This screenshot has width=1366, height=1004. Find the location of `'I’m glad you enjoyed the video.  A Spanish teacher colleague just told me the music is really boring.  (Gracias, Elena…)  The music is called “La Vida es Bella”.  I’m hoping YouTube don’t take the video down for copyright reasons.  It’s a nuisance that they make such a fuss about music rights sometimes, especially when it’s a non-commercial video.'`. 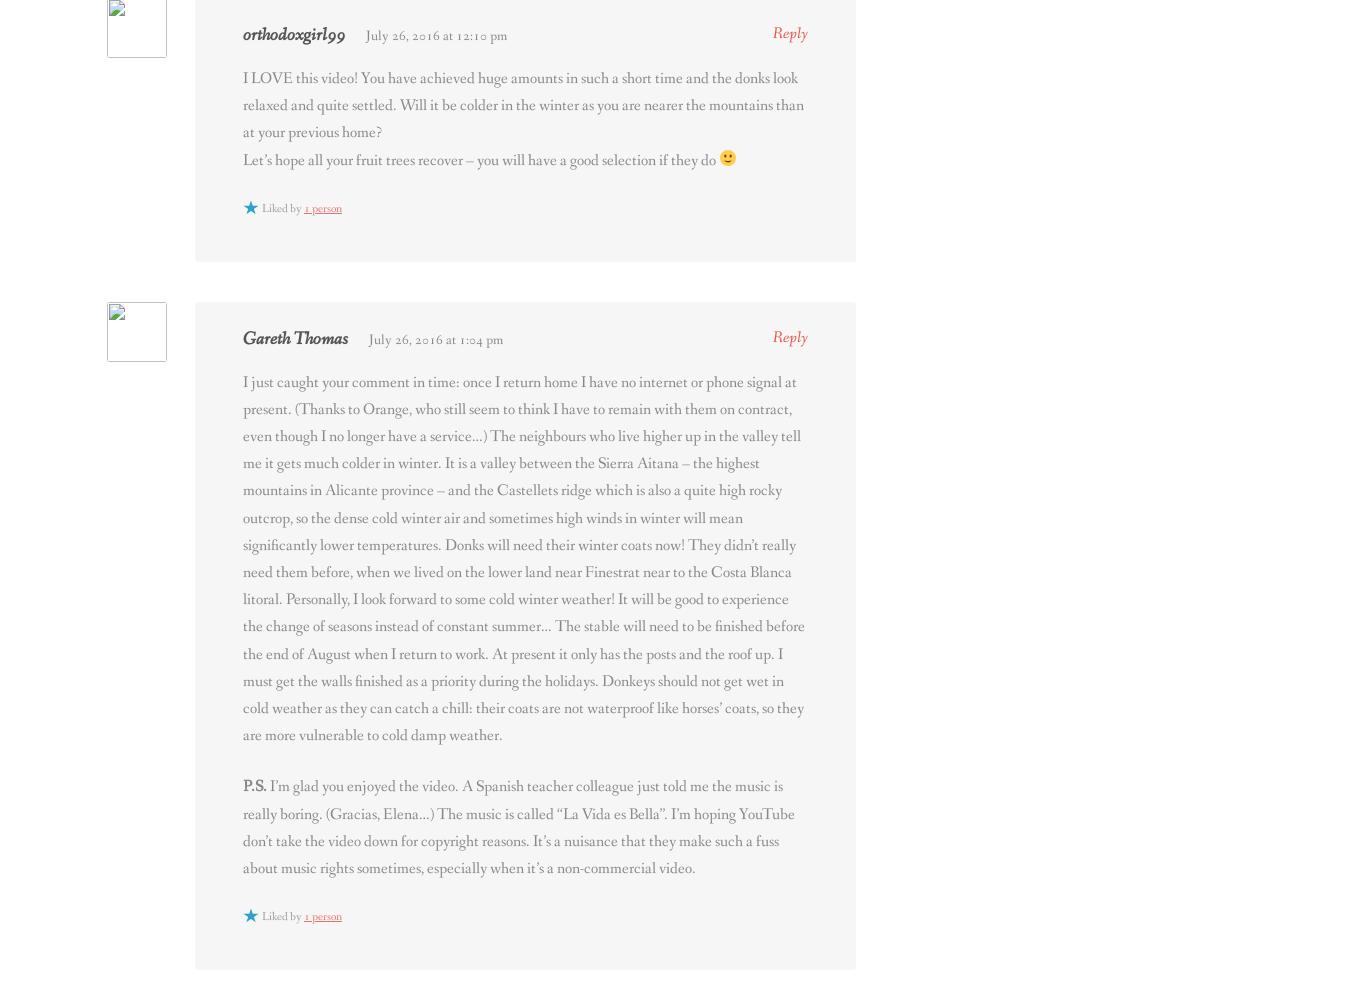

'I’m glad you enjoyed the video.  A Spanish teacher colleague just told me the music is really boring.  (Gracias, Elena…)  The music is called “La Vida es Bella”.  I’m hoping YouTube don’t take the video down for copyright reasons.  It’s a nuisance that they make such a fuss about music rights sometimes, especially when it’s a non-commercial video.' is located at coordinates (518, 826).